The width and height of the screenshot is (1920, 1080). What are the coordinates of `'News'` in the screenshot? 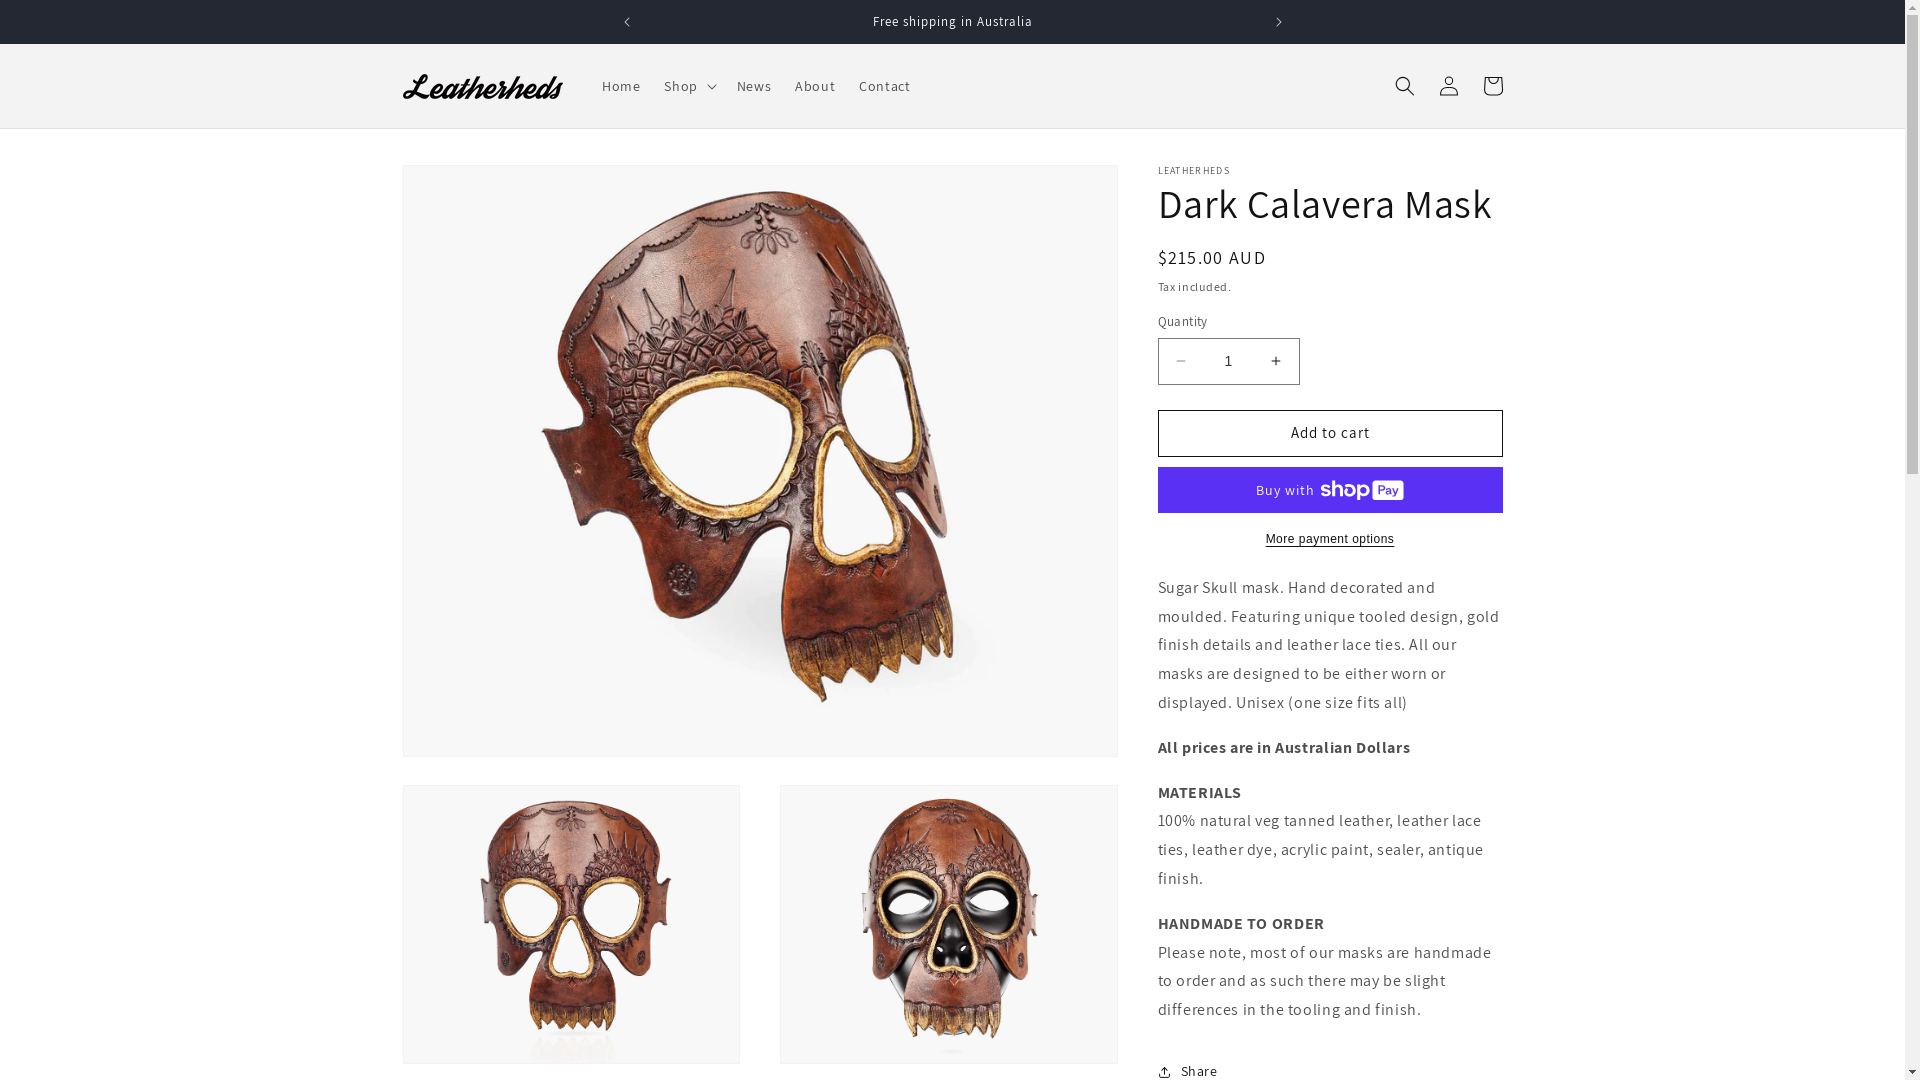 It's located at (752, 84).